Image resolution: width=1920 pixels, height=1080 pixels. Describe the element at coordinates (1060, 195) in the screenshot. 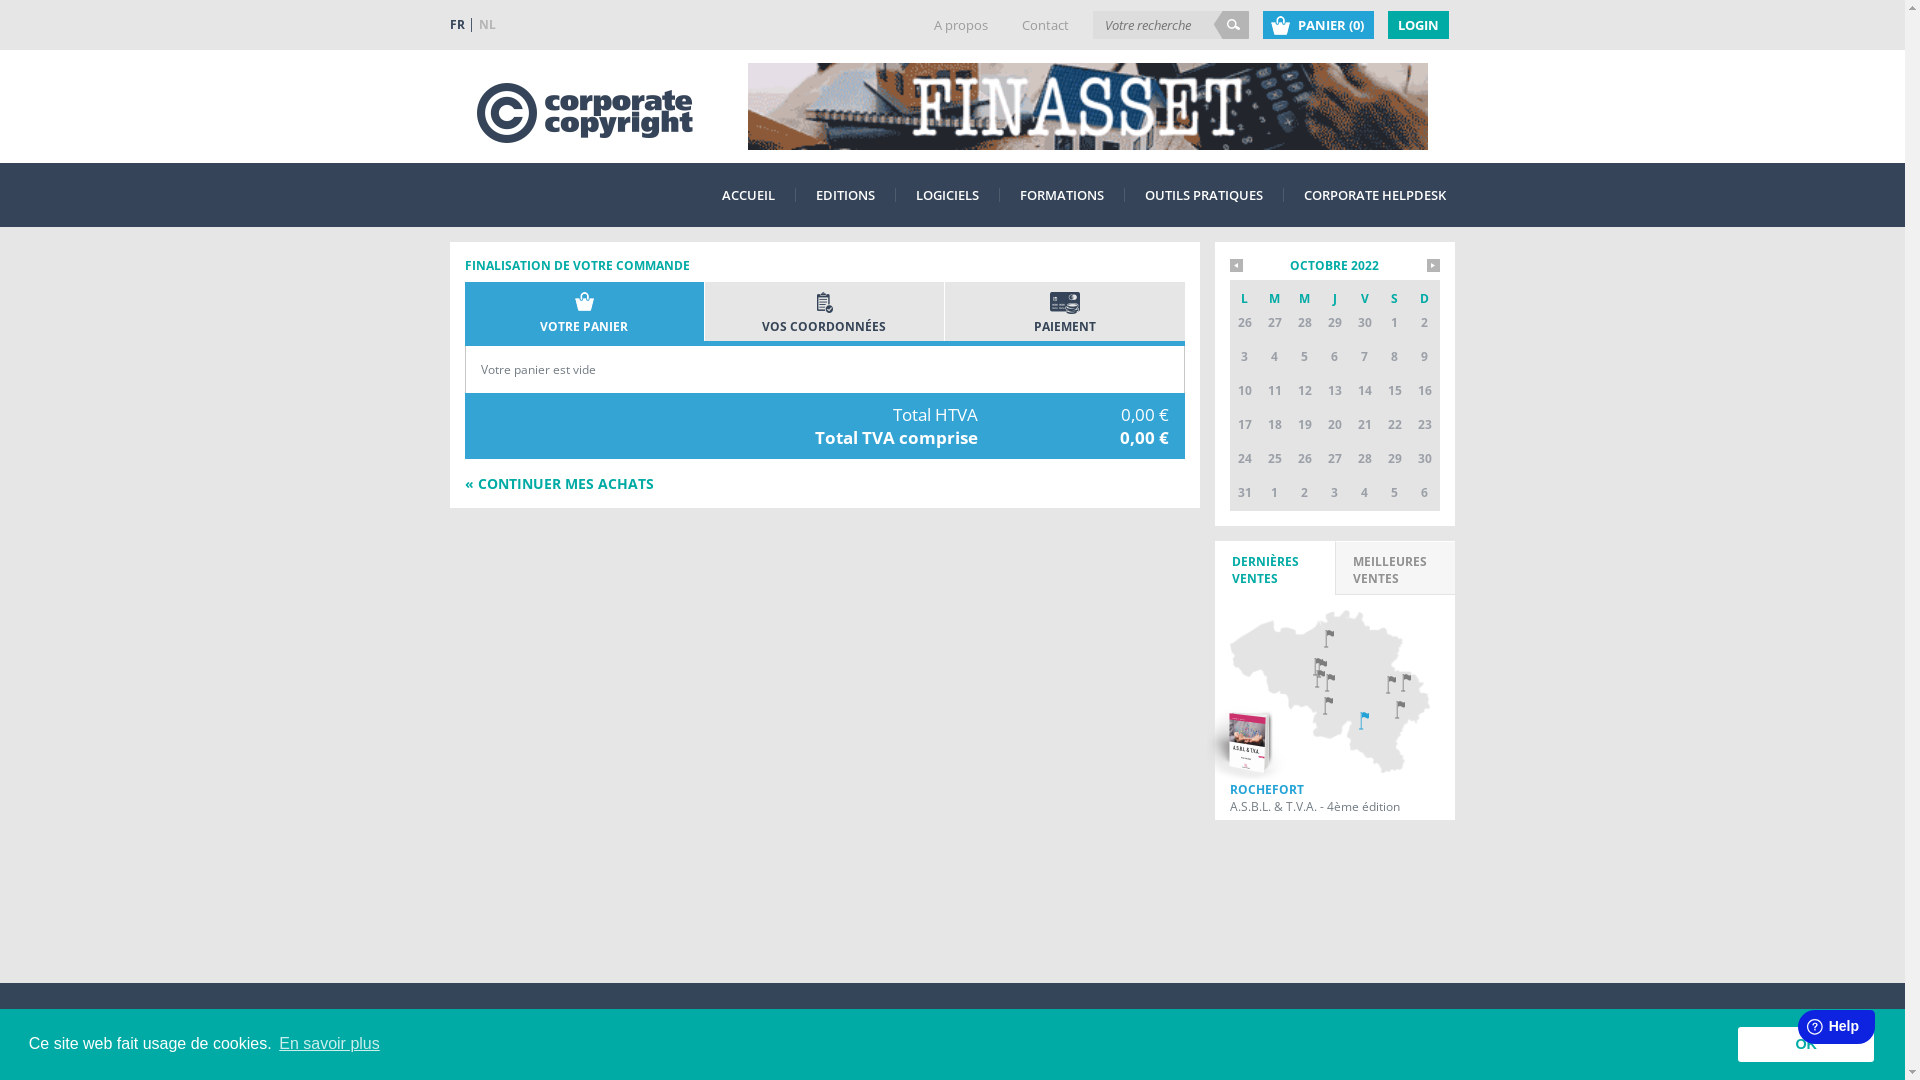

I see `'FORMATIONS'` at that location.